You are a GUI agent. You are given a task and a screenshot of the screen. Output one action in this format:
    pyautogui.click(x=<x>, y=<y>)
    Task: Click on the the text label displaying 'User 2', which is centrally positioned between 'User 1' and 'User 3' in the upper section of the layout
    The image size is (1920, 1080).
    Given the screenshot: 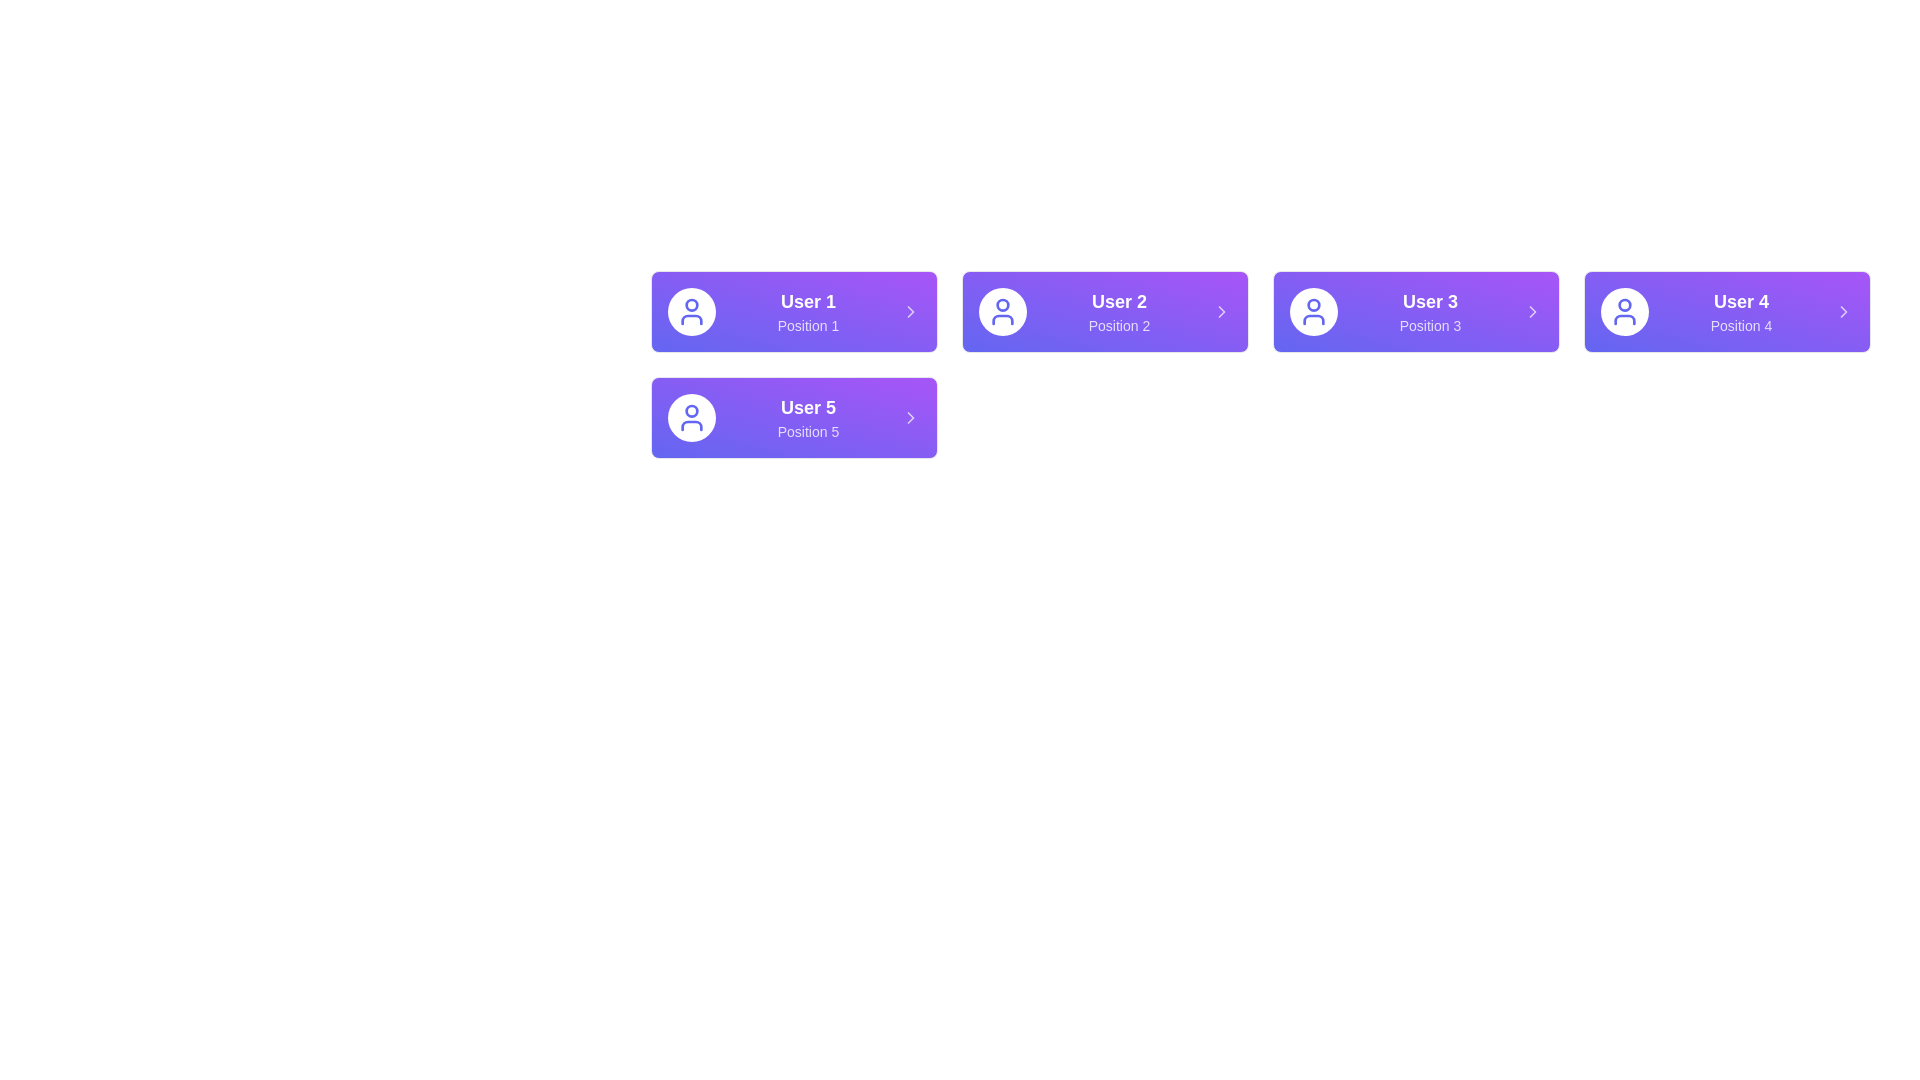 What is the action you would take?
    pyautogui.click(x=1118, y=301)
    